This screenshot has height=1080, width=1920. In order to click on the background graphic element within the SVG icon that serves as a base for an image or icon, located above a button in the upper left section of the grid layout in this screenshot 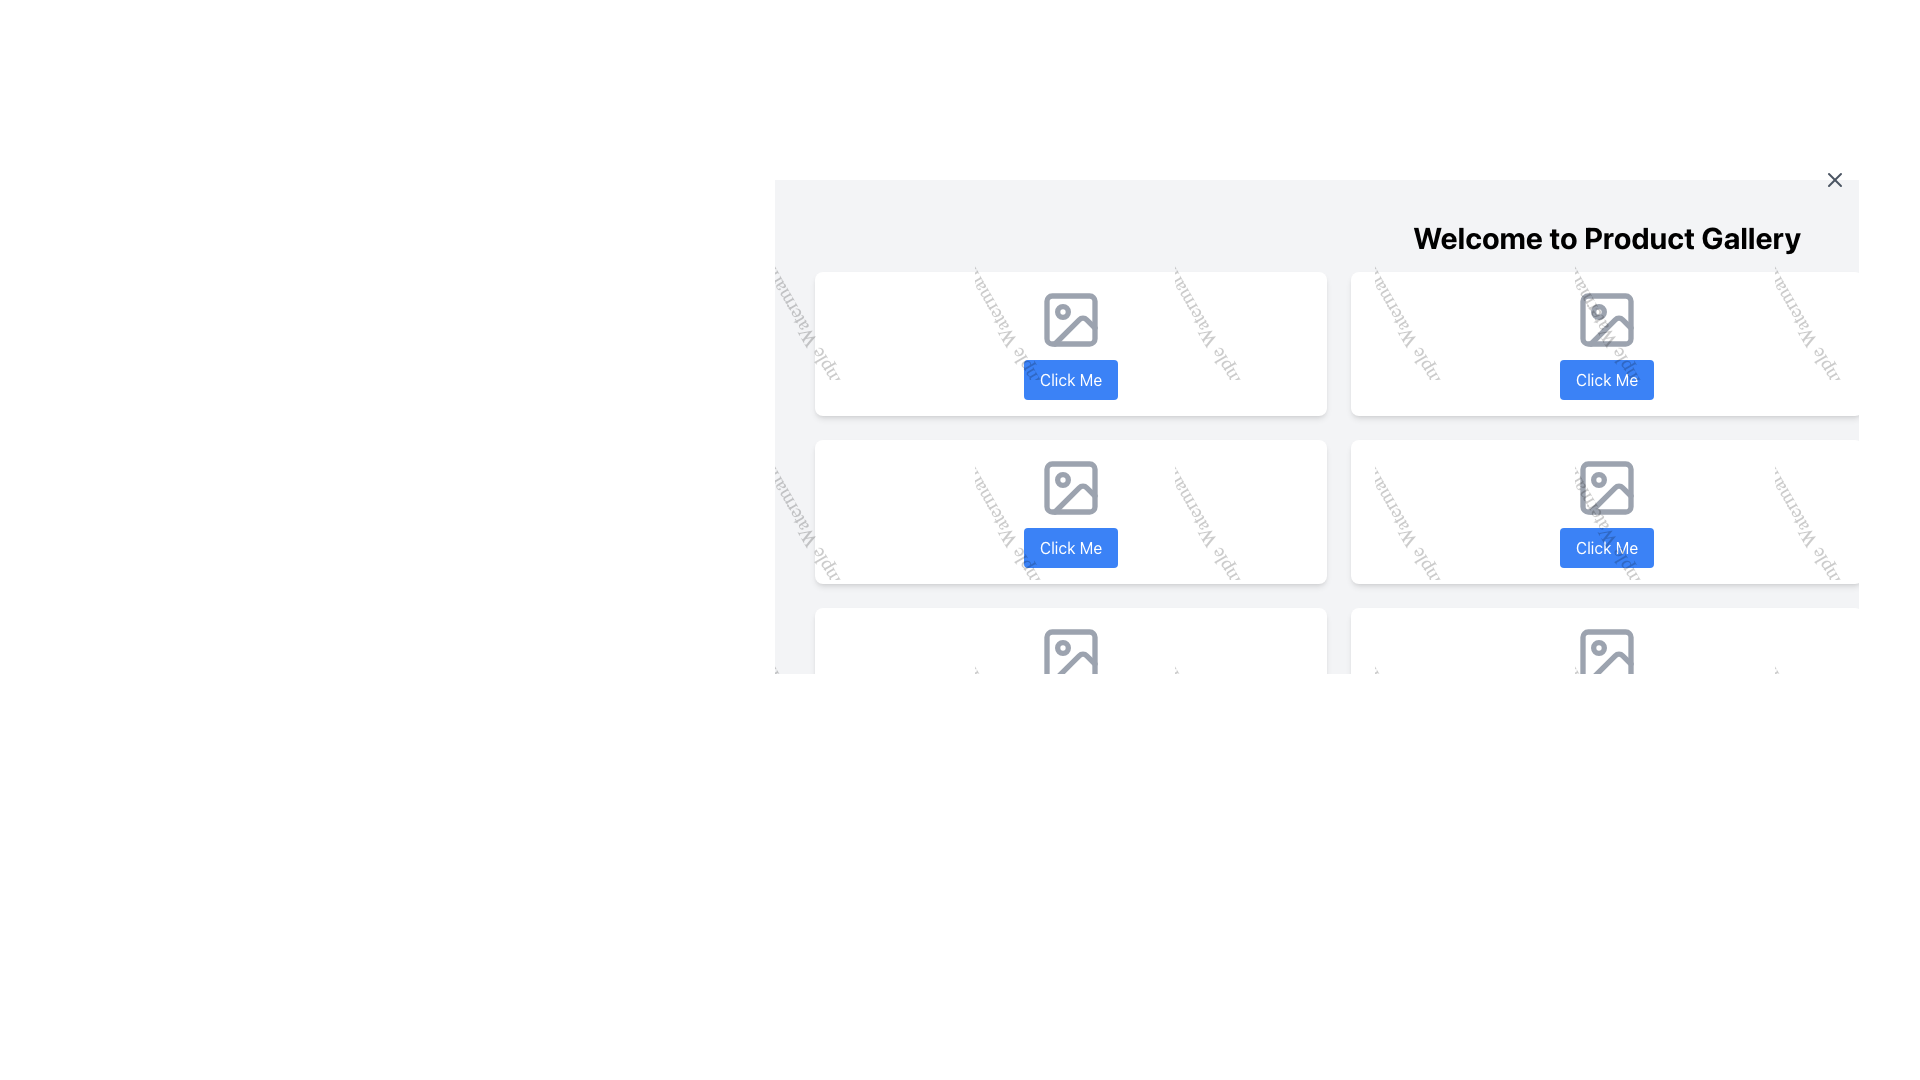, I will do `click(1069, 319)`.